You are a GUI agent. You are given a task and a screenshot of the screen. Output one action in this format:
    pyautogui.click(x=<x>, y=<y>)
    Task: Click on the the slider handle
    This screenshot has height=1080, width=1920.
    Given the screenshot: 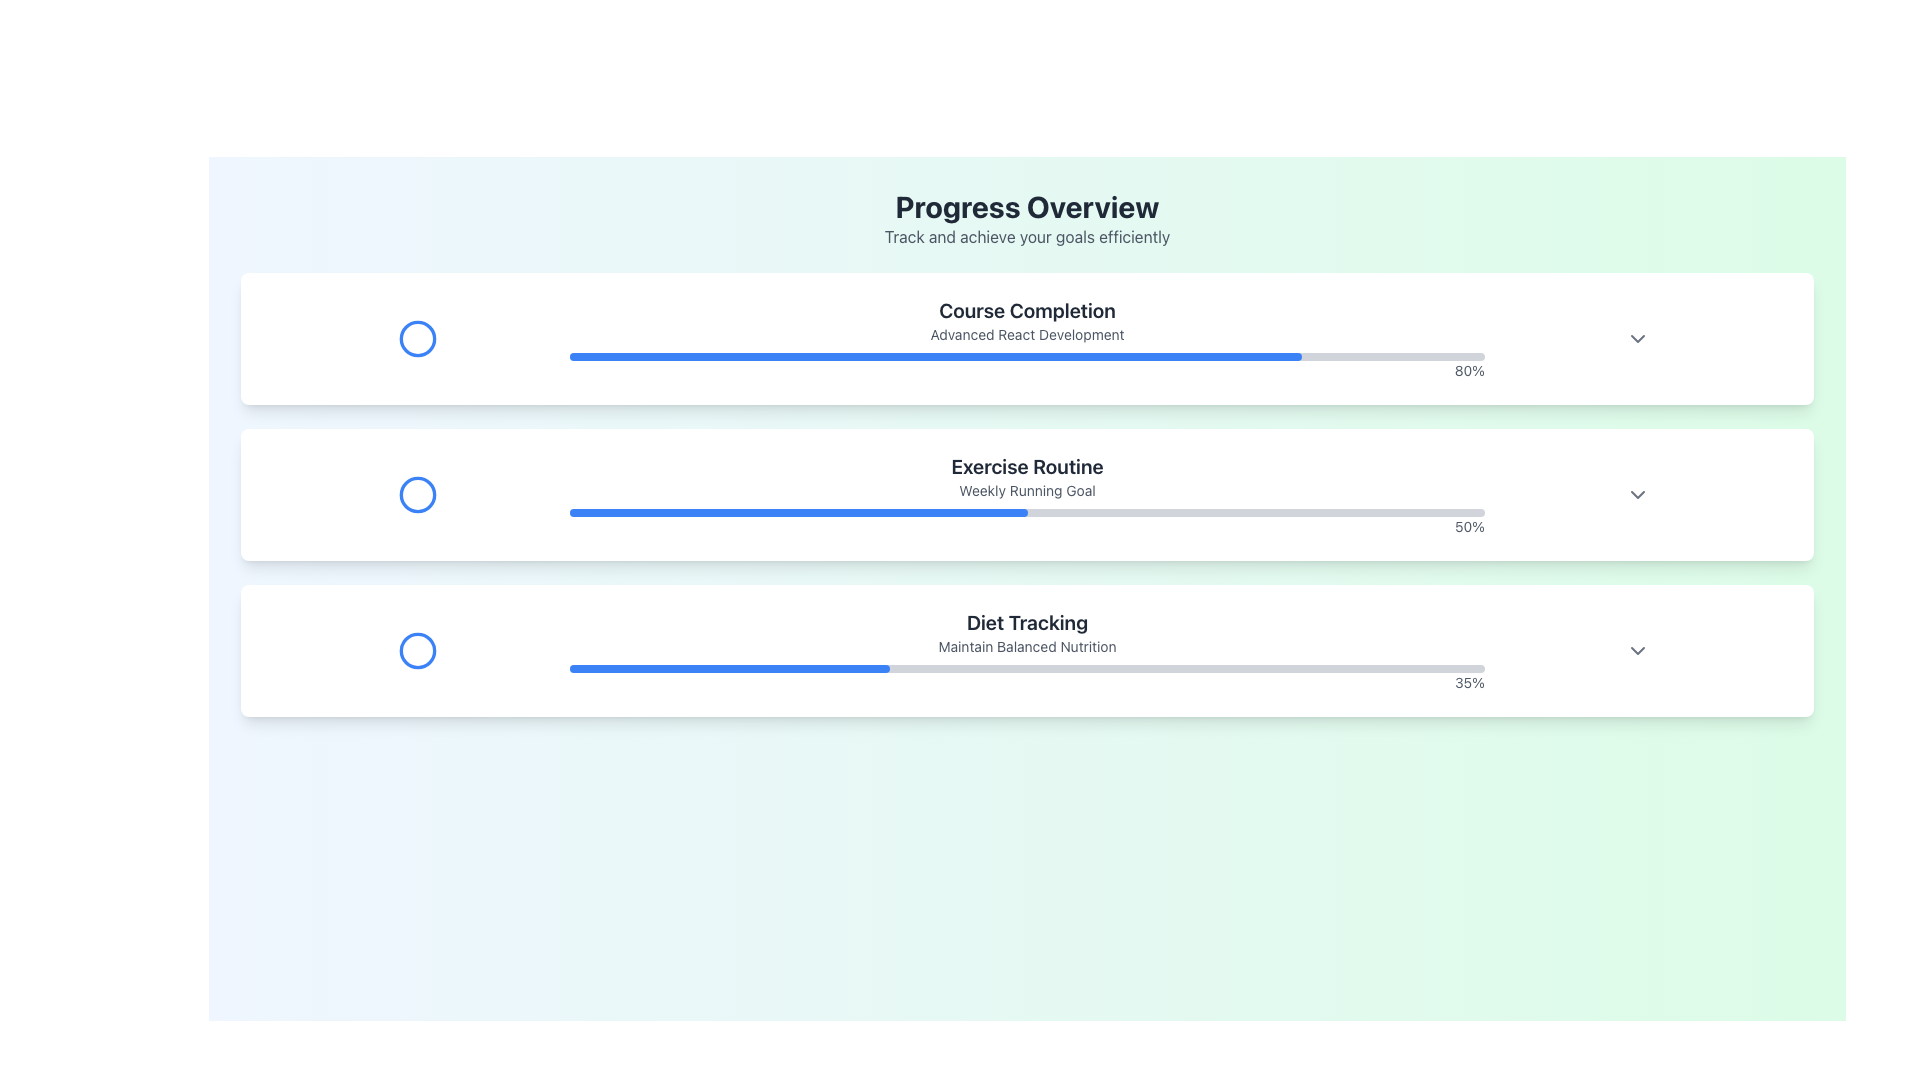 What is the action you would take?
    pyautogui.click(x=560, y=338)
    